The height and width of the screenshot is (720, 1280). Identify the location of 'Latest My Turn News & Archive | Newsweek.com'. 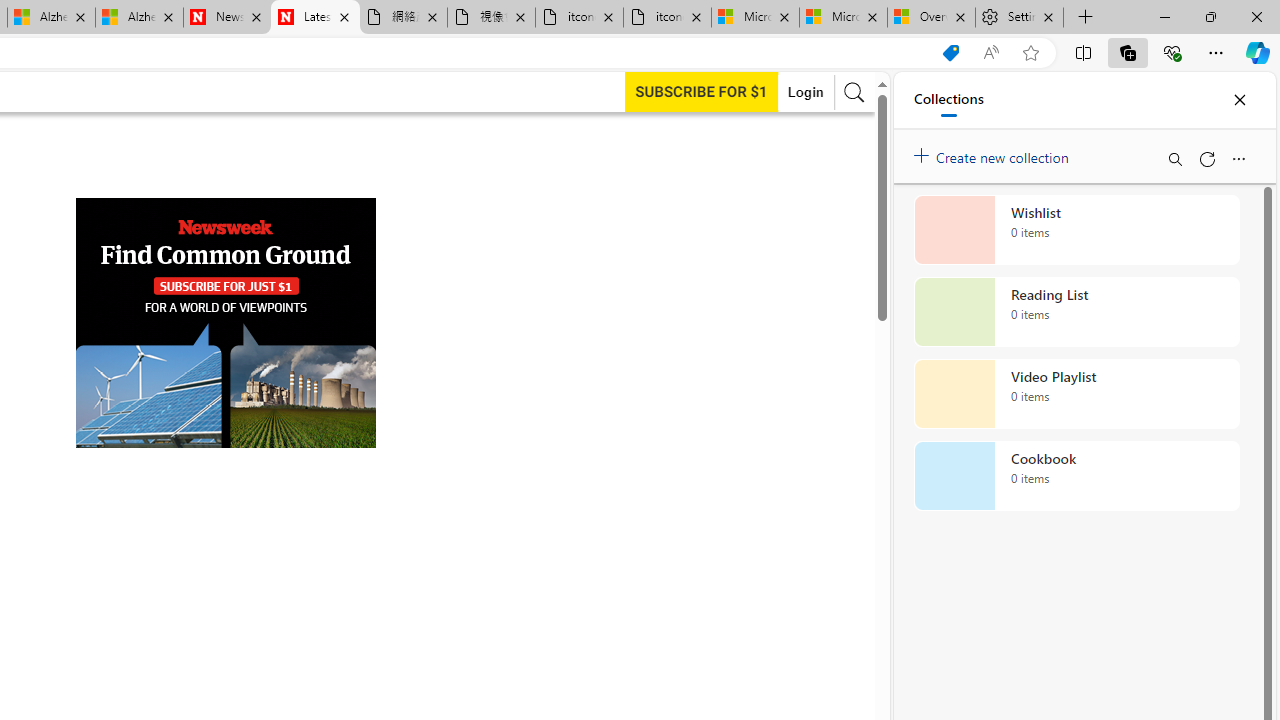
(314, 17).